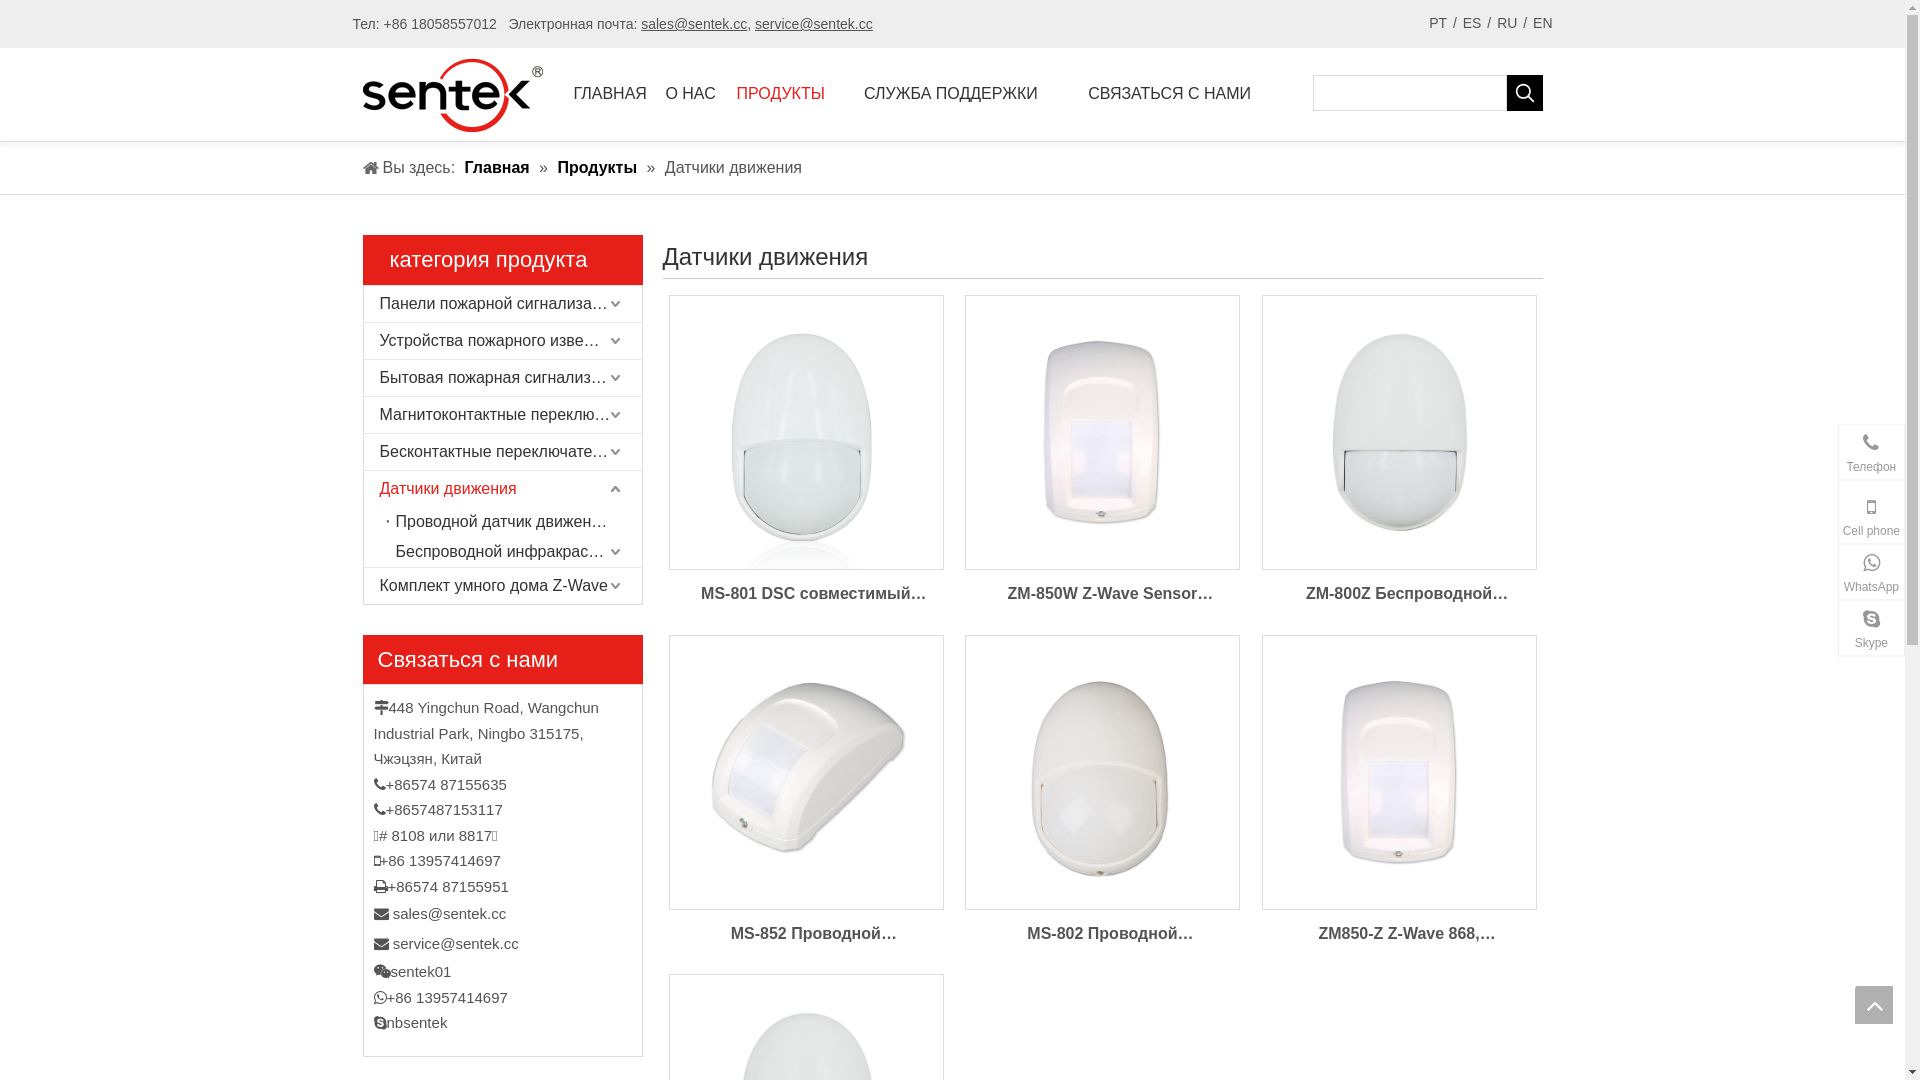 The image size is (1920, 1080). Describe the element at coordinates (1437, 23) in the screenshot. I see `'PT'` at that location.